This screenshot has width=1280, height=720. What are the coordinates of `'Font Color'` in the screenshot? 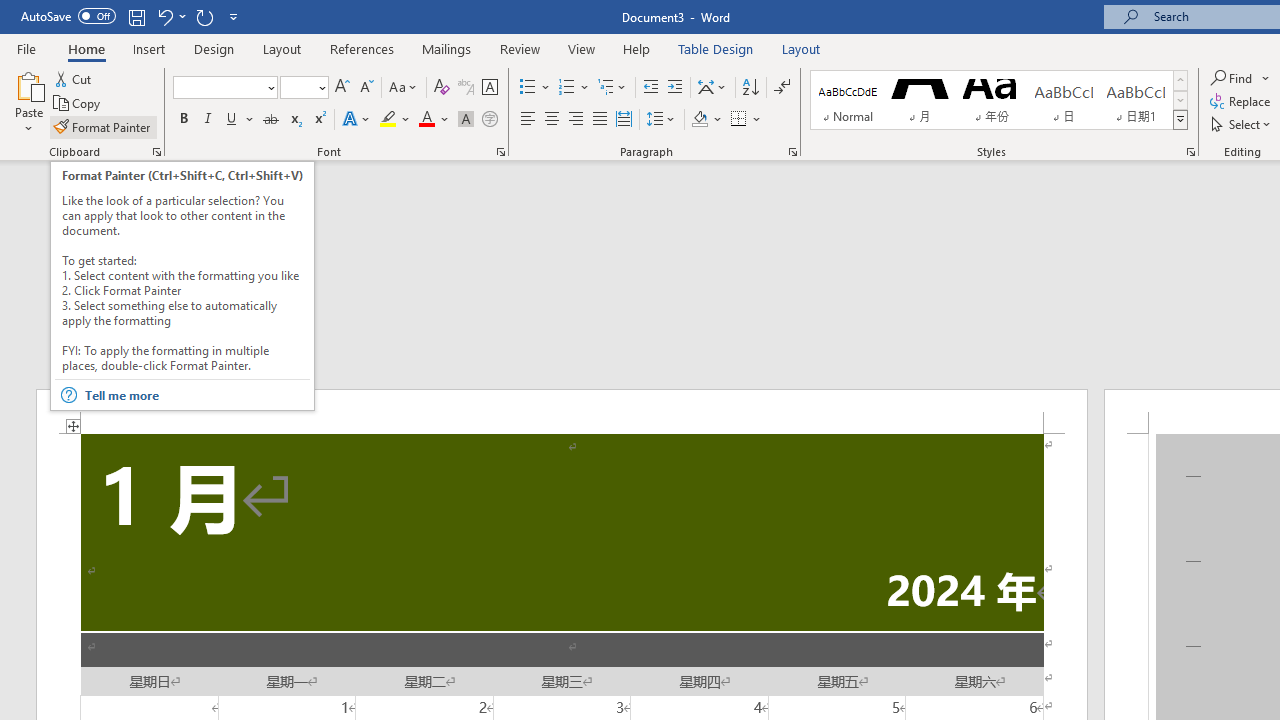 It's located at (433, 119).